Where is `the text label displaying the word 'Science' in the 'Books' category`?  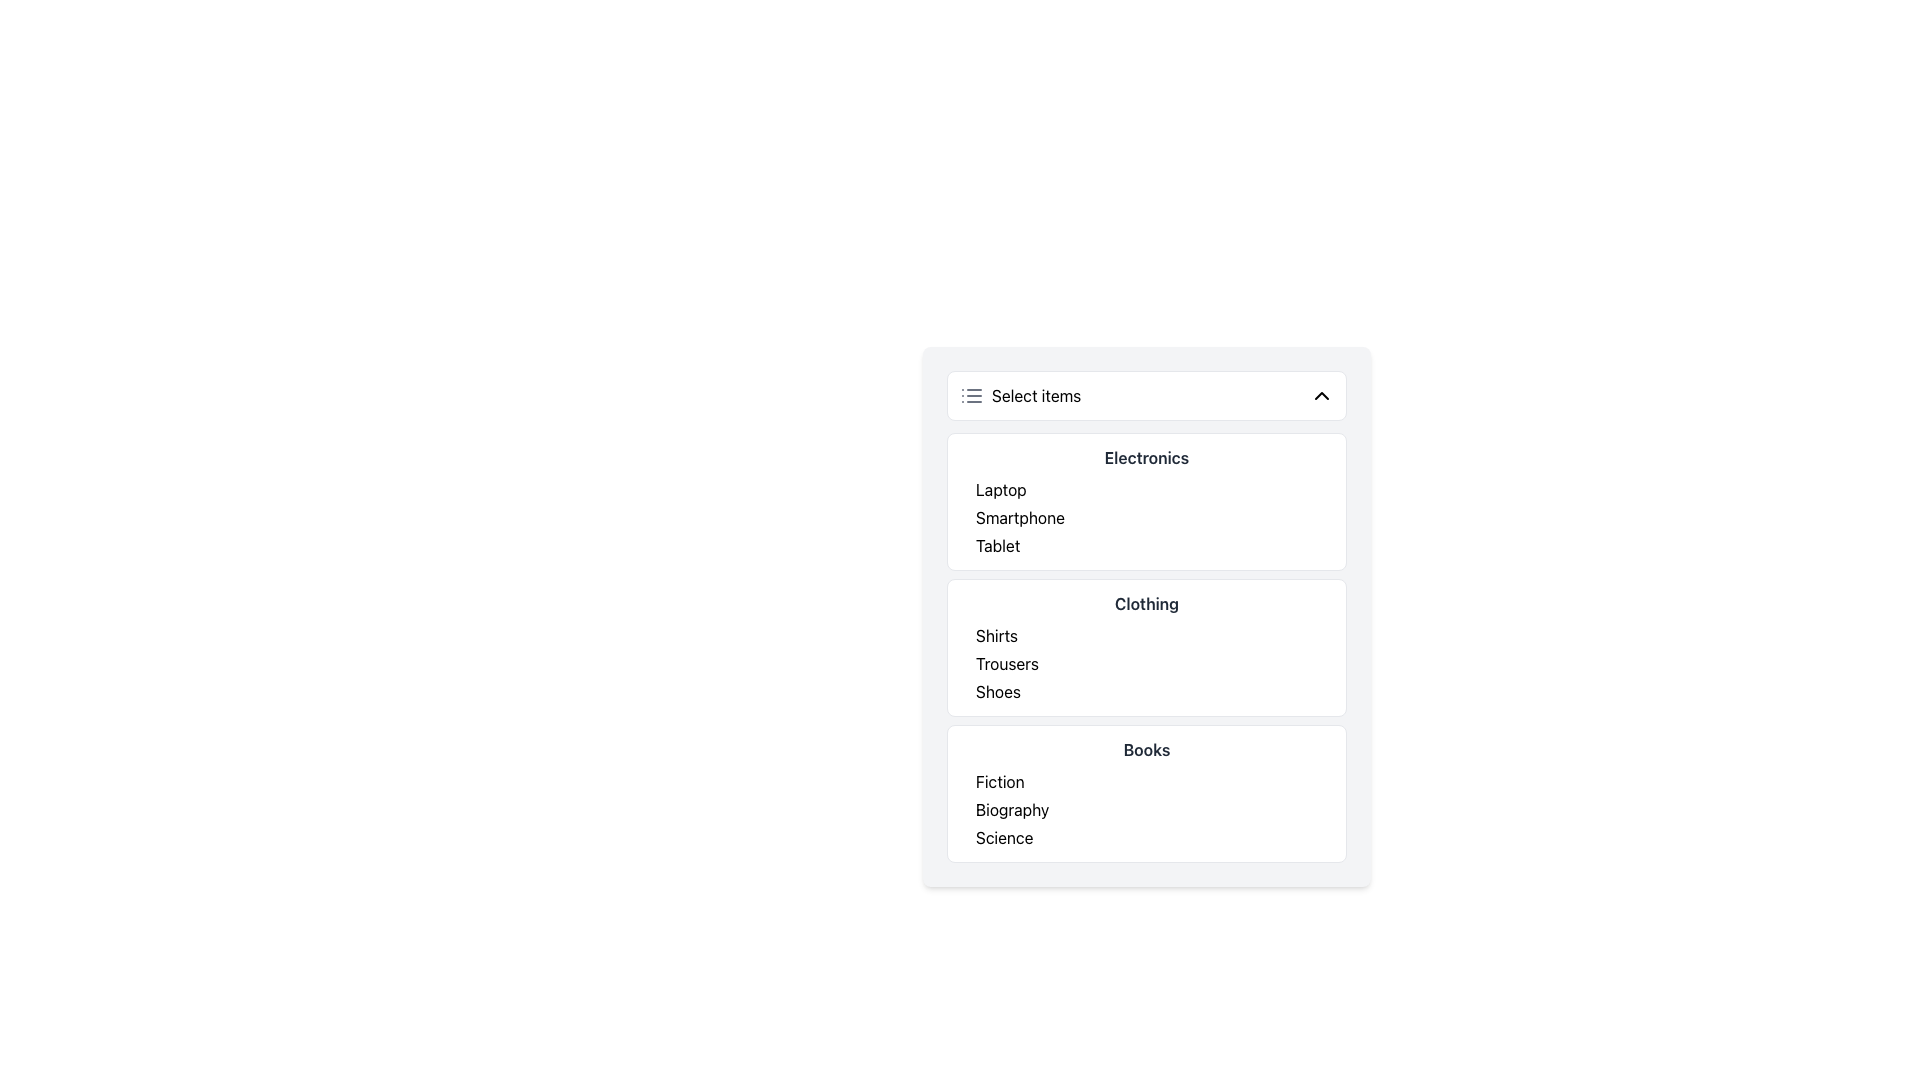
the text label displaying the word 'Science' in the 'Books' category is located at coordinates (1004, 837).